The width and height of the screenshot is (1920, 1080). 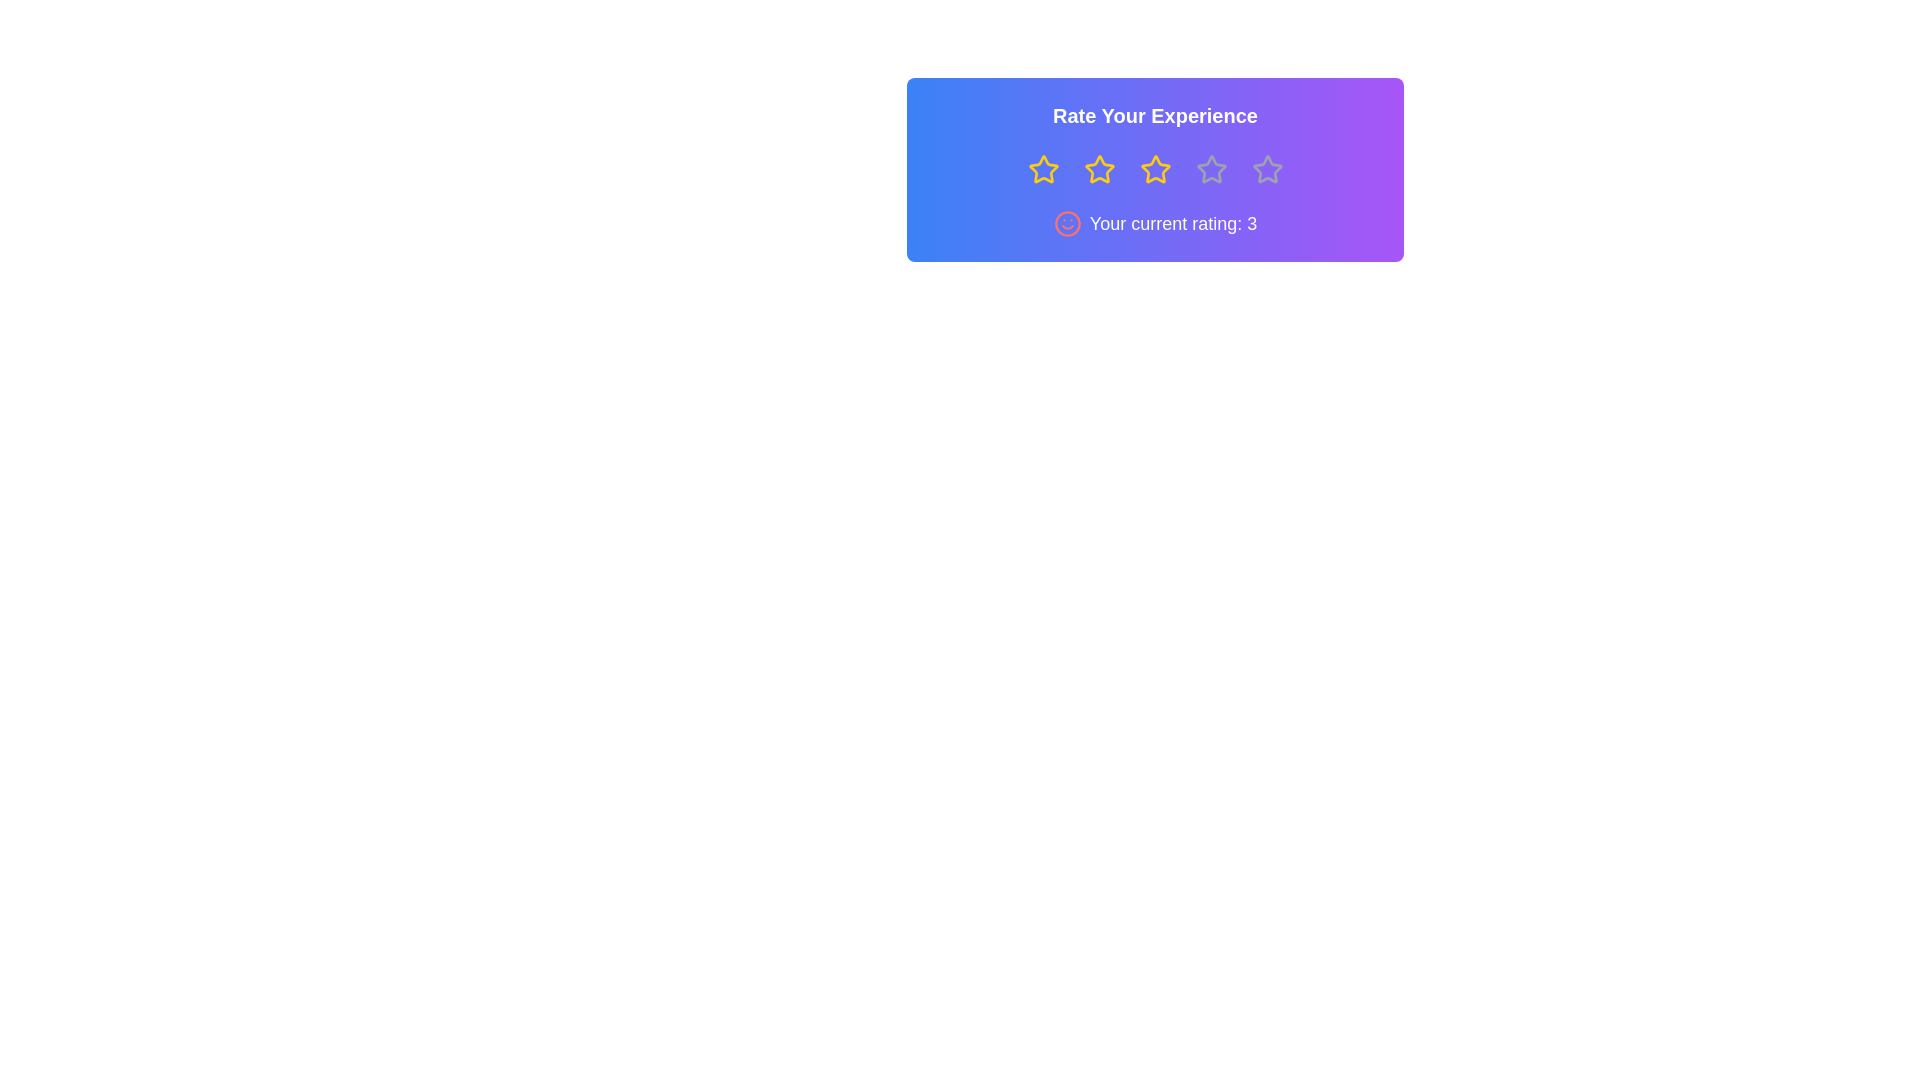 I want to click on the star representing 2 stars to preview the rating effect, so click(x=1098, y=168).